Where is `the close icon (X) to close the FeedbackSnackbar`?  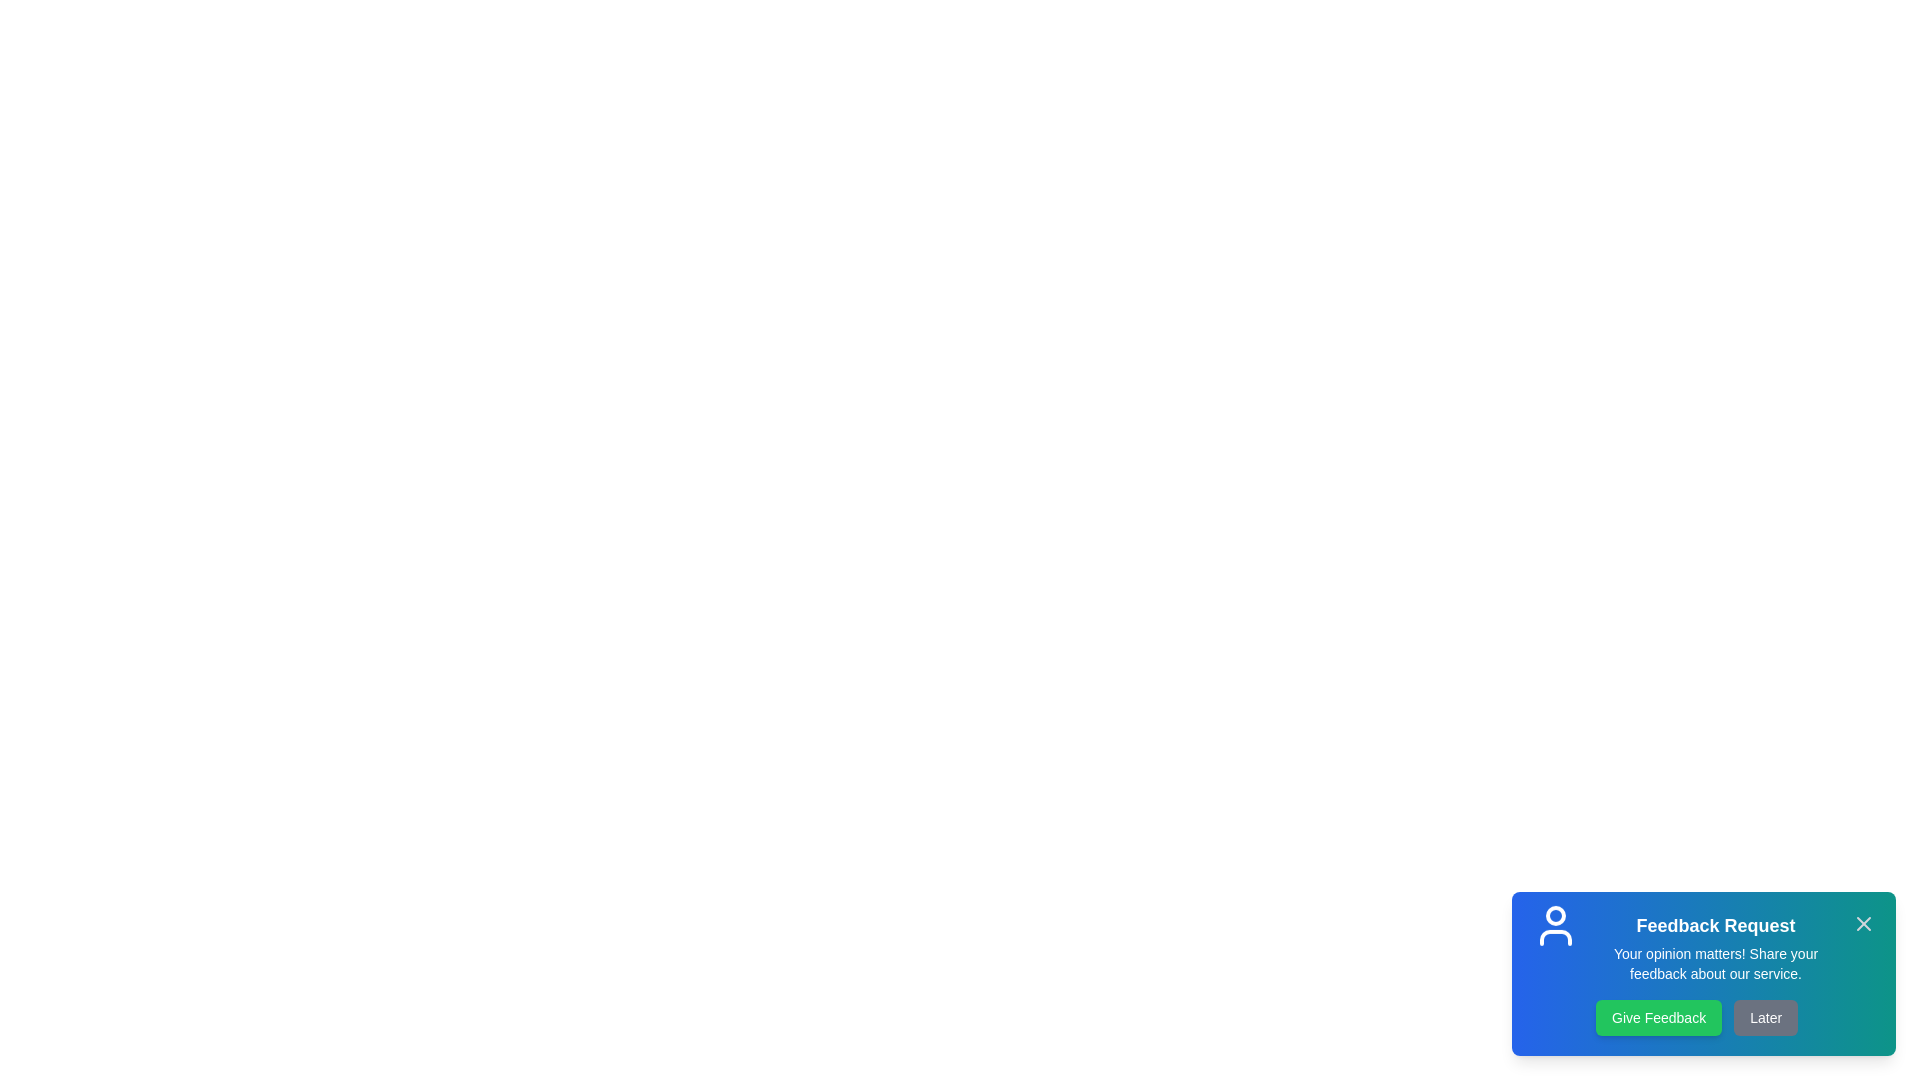
the close icon (X) to close the FeedbackSnackbar is located at coordinates (1862, 924).